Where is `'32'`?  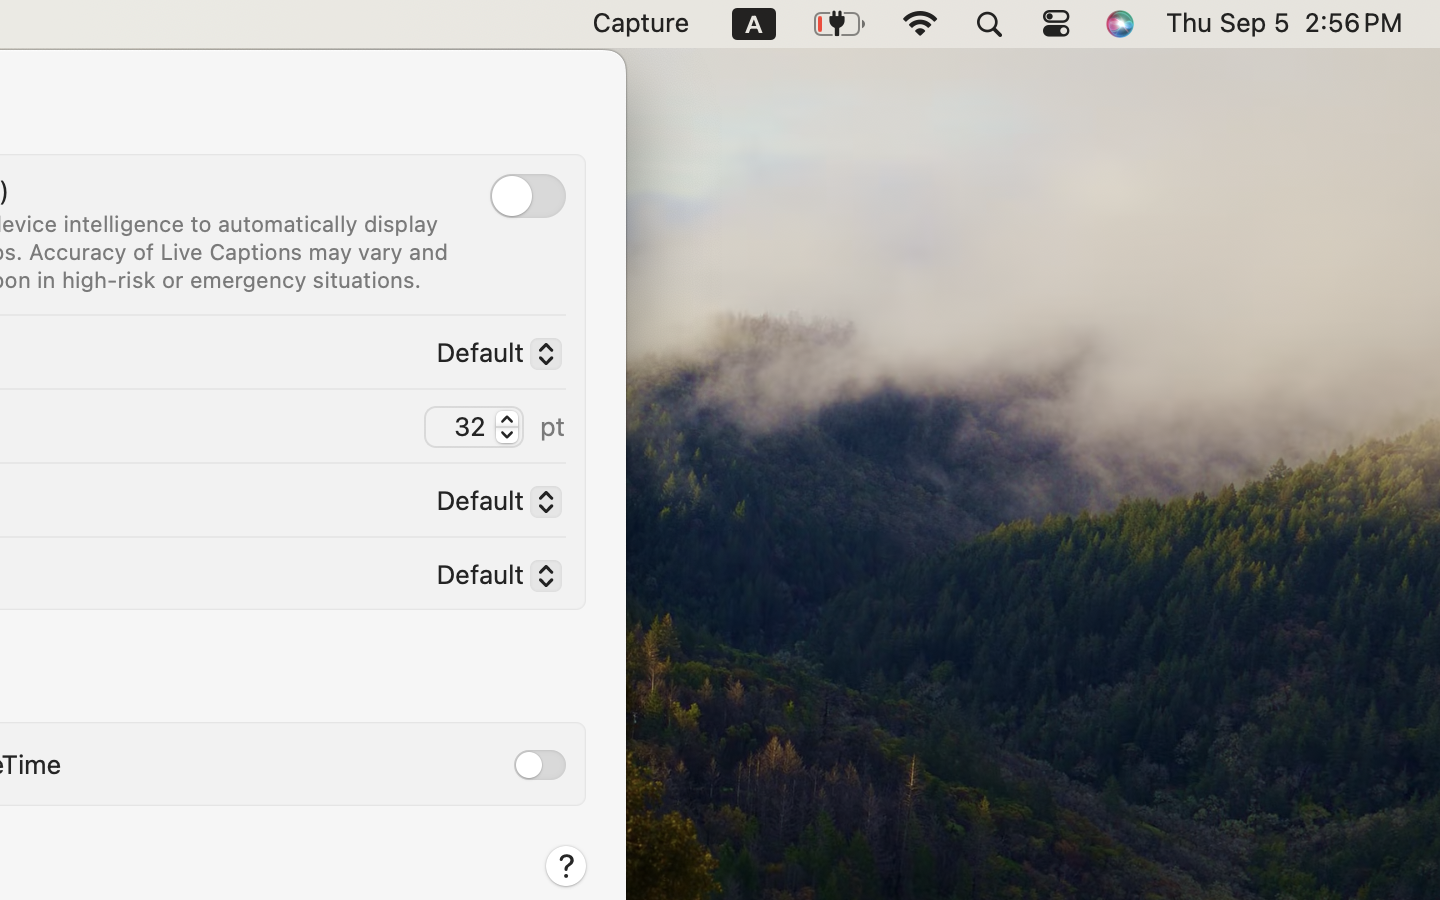 '32' is located at coordinates (474, 426).